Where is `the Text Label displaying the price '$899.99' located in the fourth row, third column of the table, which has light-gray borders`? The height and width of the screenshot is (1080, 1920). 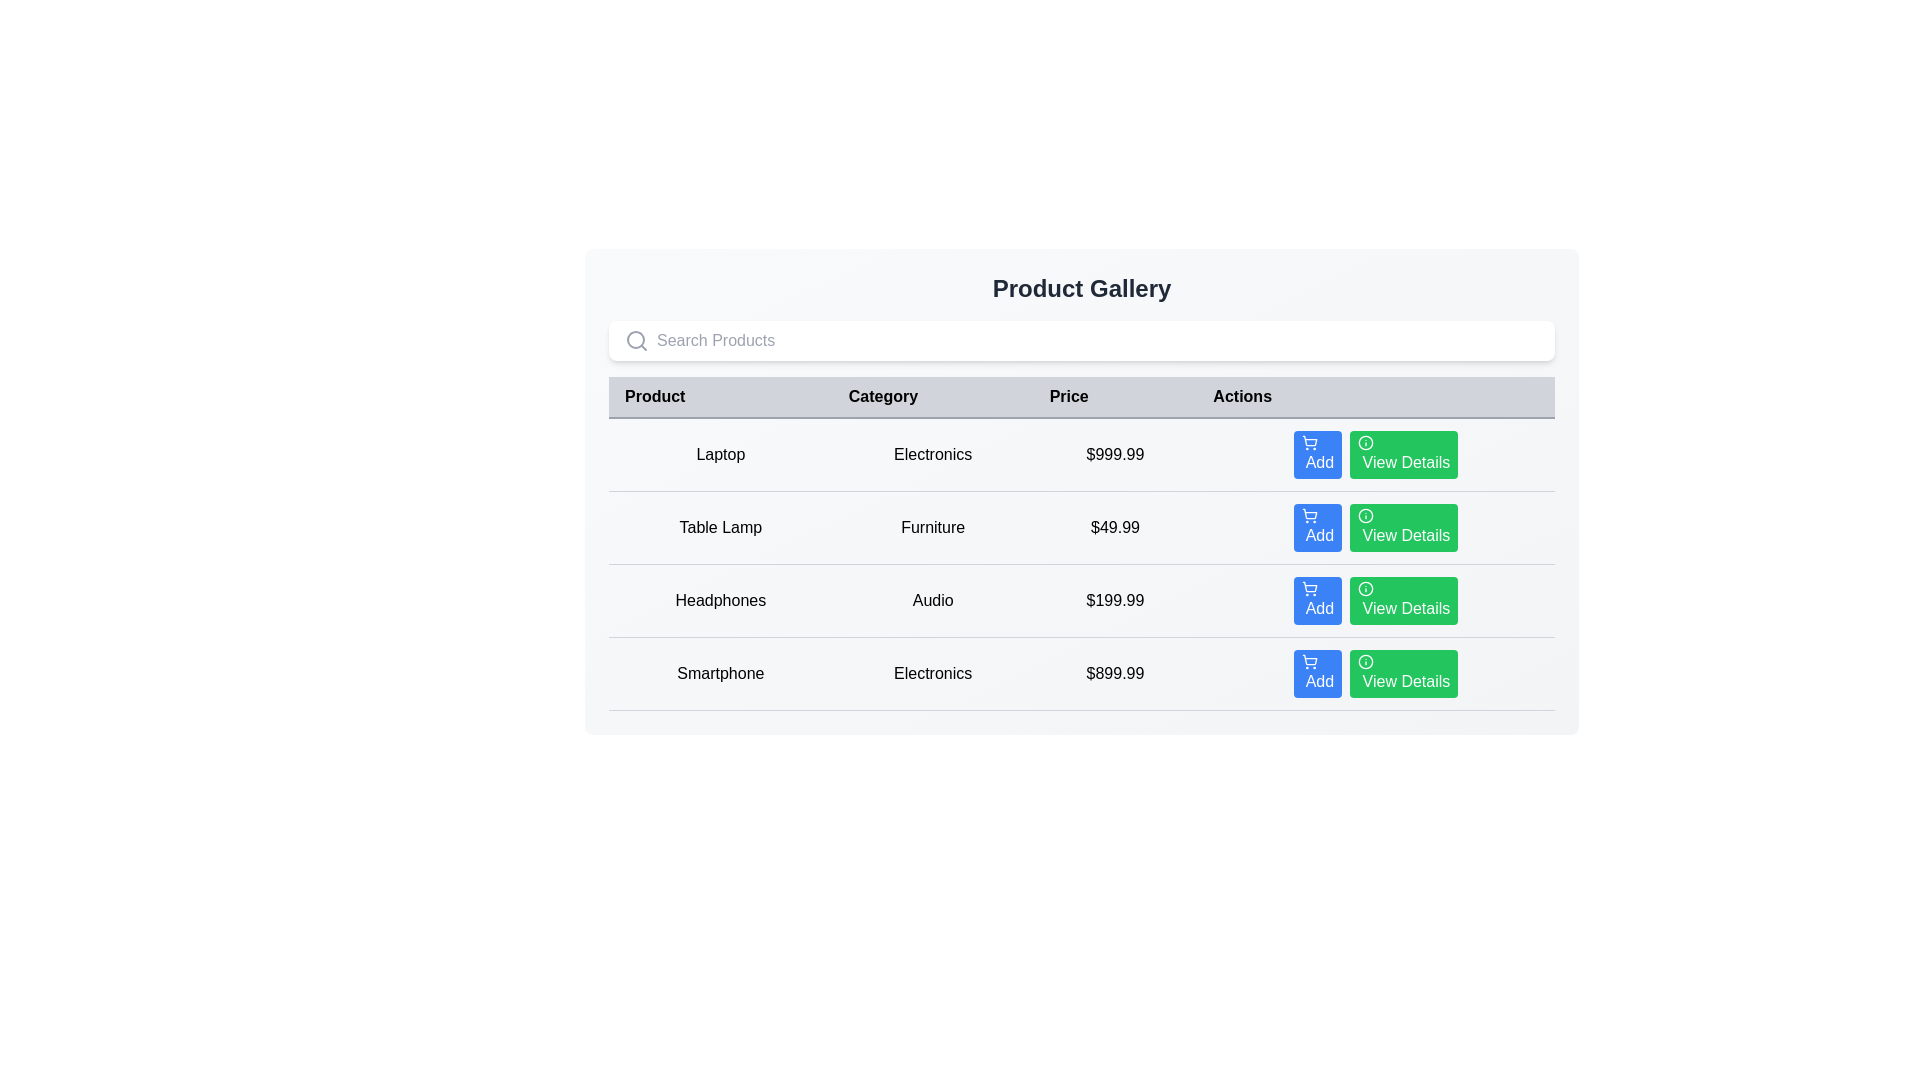
the Text Label displaying the price '$899.99' located in the fourth row, third column of the table, which has light-gray borders is located at coordinates (1114, 674).